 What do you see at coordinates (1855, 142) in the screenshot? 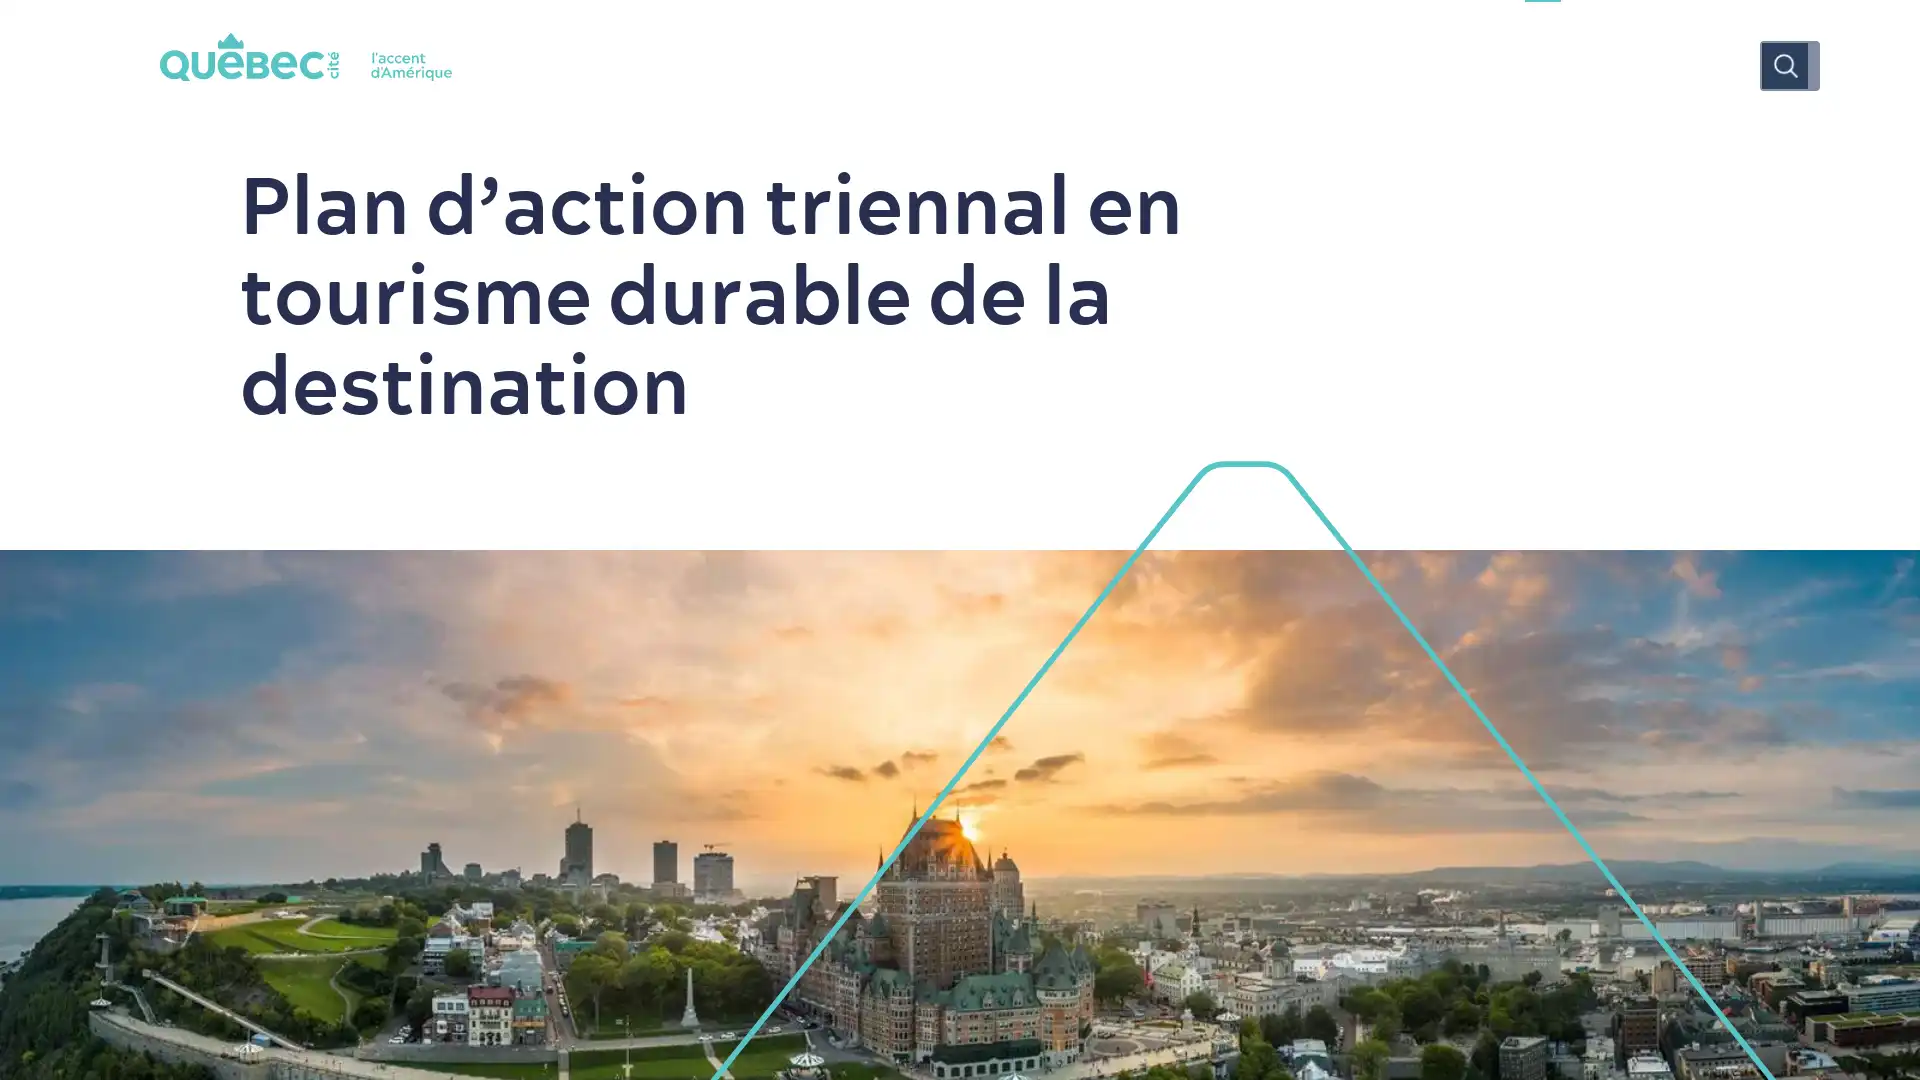
I see `Tous` at bounding box center [1855, 142].